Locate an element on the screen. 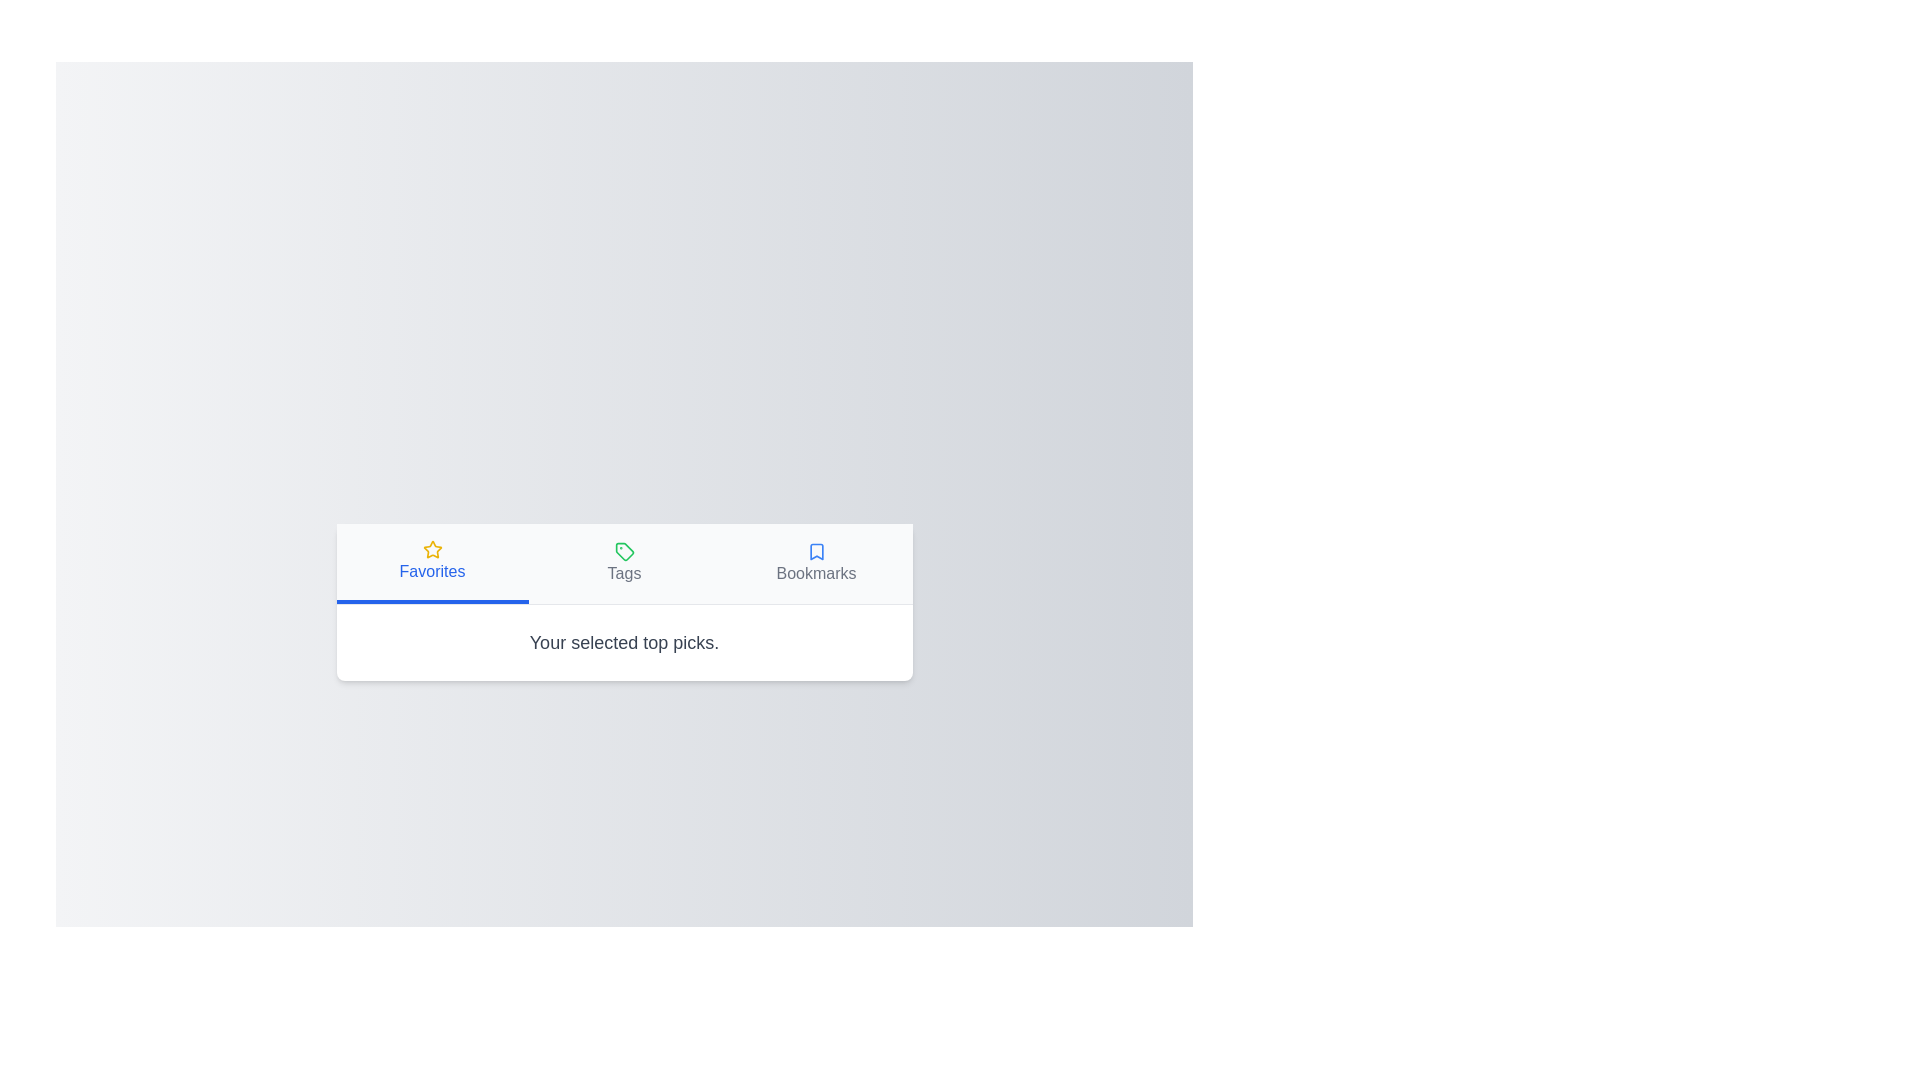 The image size is (1920, 1080). the tab labeled Tags is located at coordinates (623, 563).